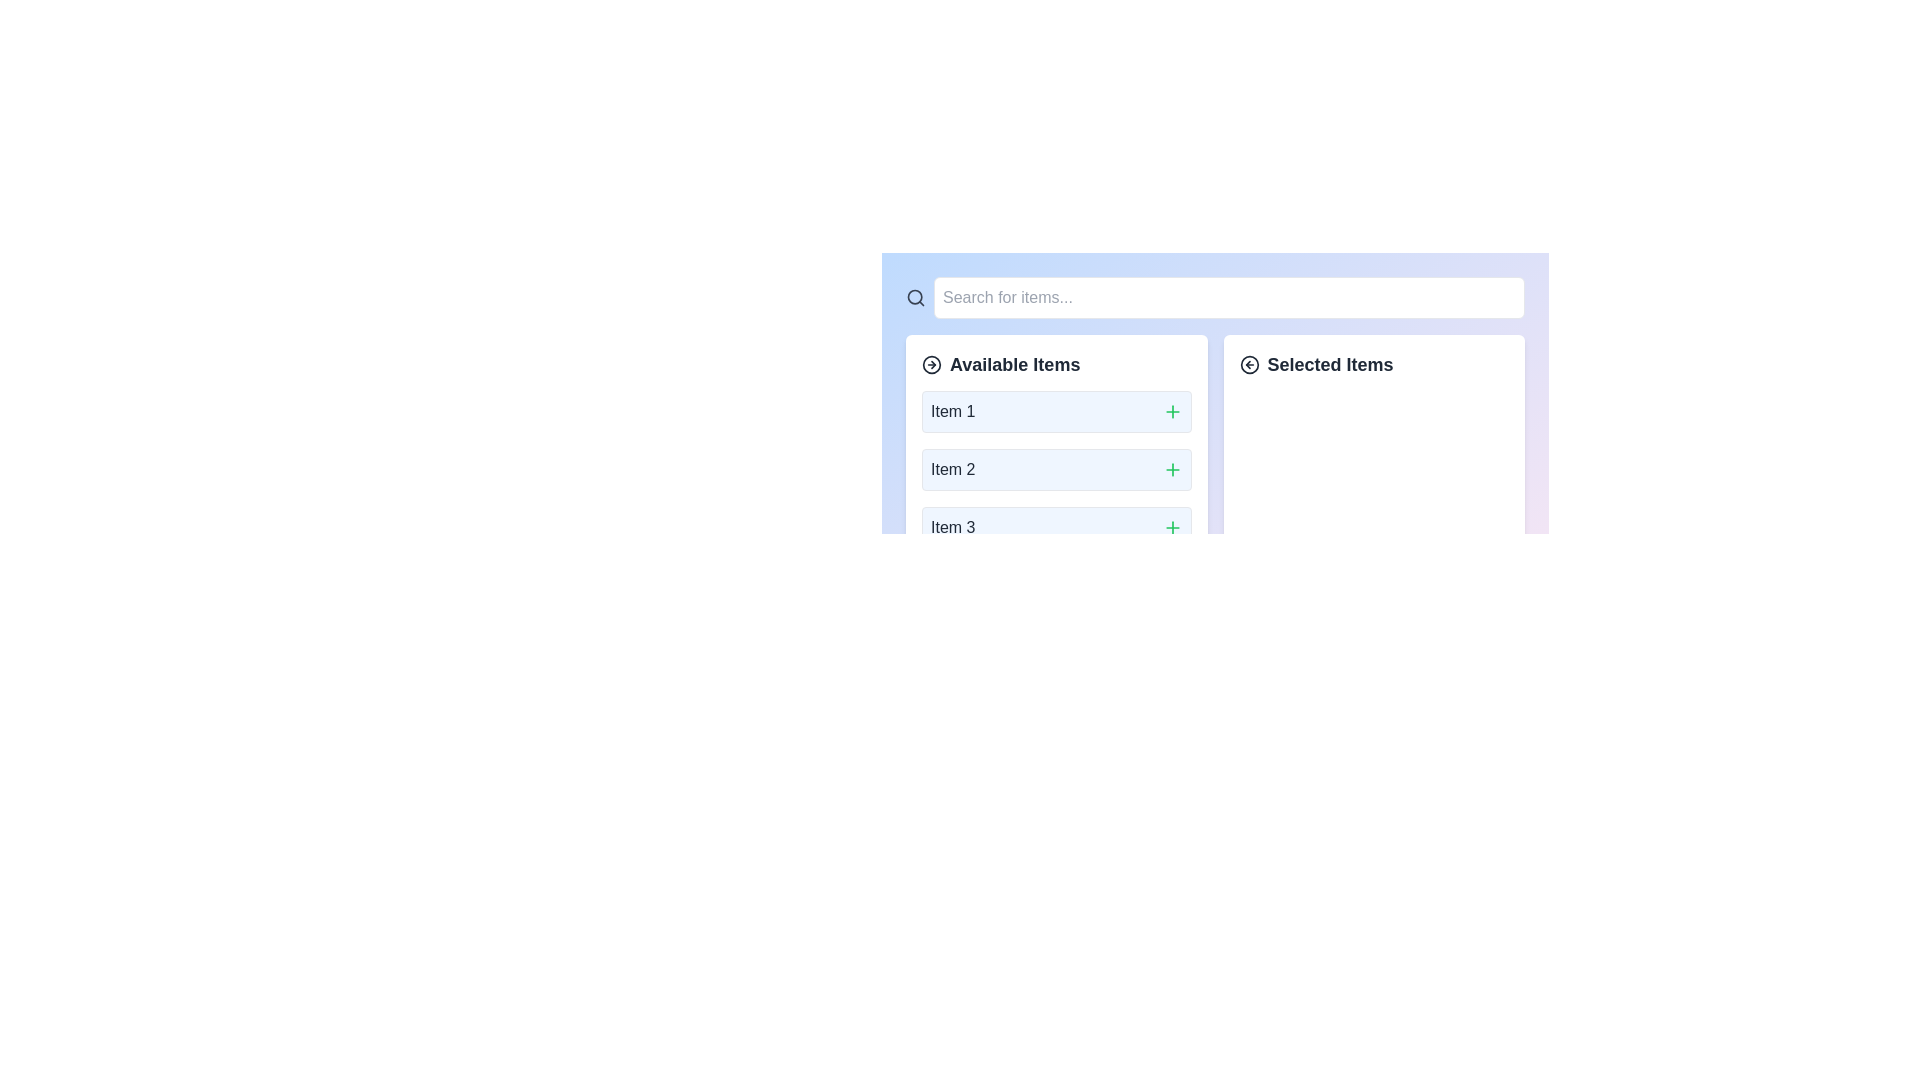 The height and width of the screenshot is (1080, 1920). What do you see at coordinates (914, 297) in the screenshot?
I see `the small circle representing a graphical component, part of the search icon located in the top-left corner of the interface, adjacent to the search input field` at bounding box center [914, 297].